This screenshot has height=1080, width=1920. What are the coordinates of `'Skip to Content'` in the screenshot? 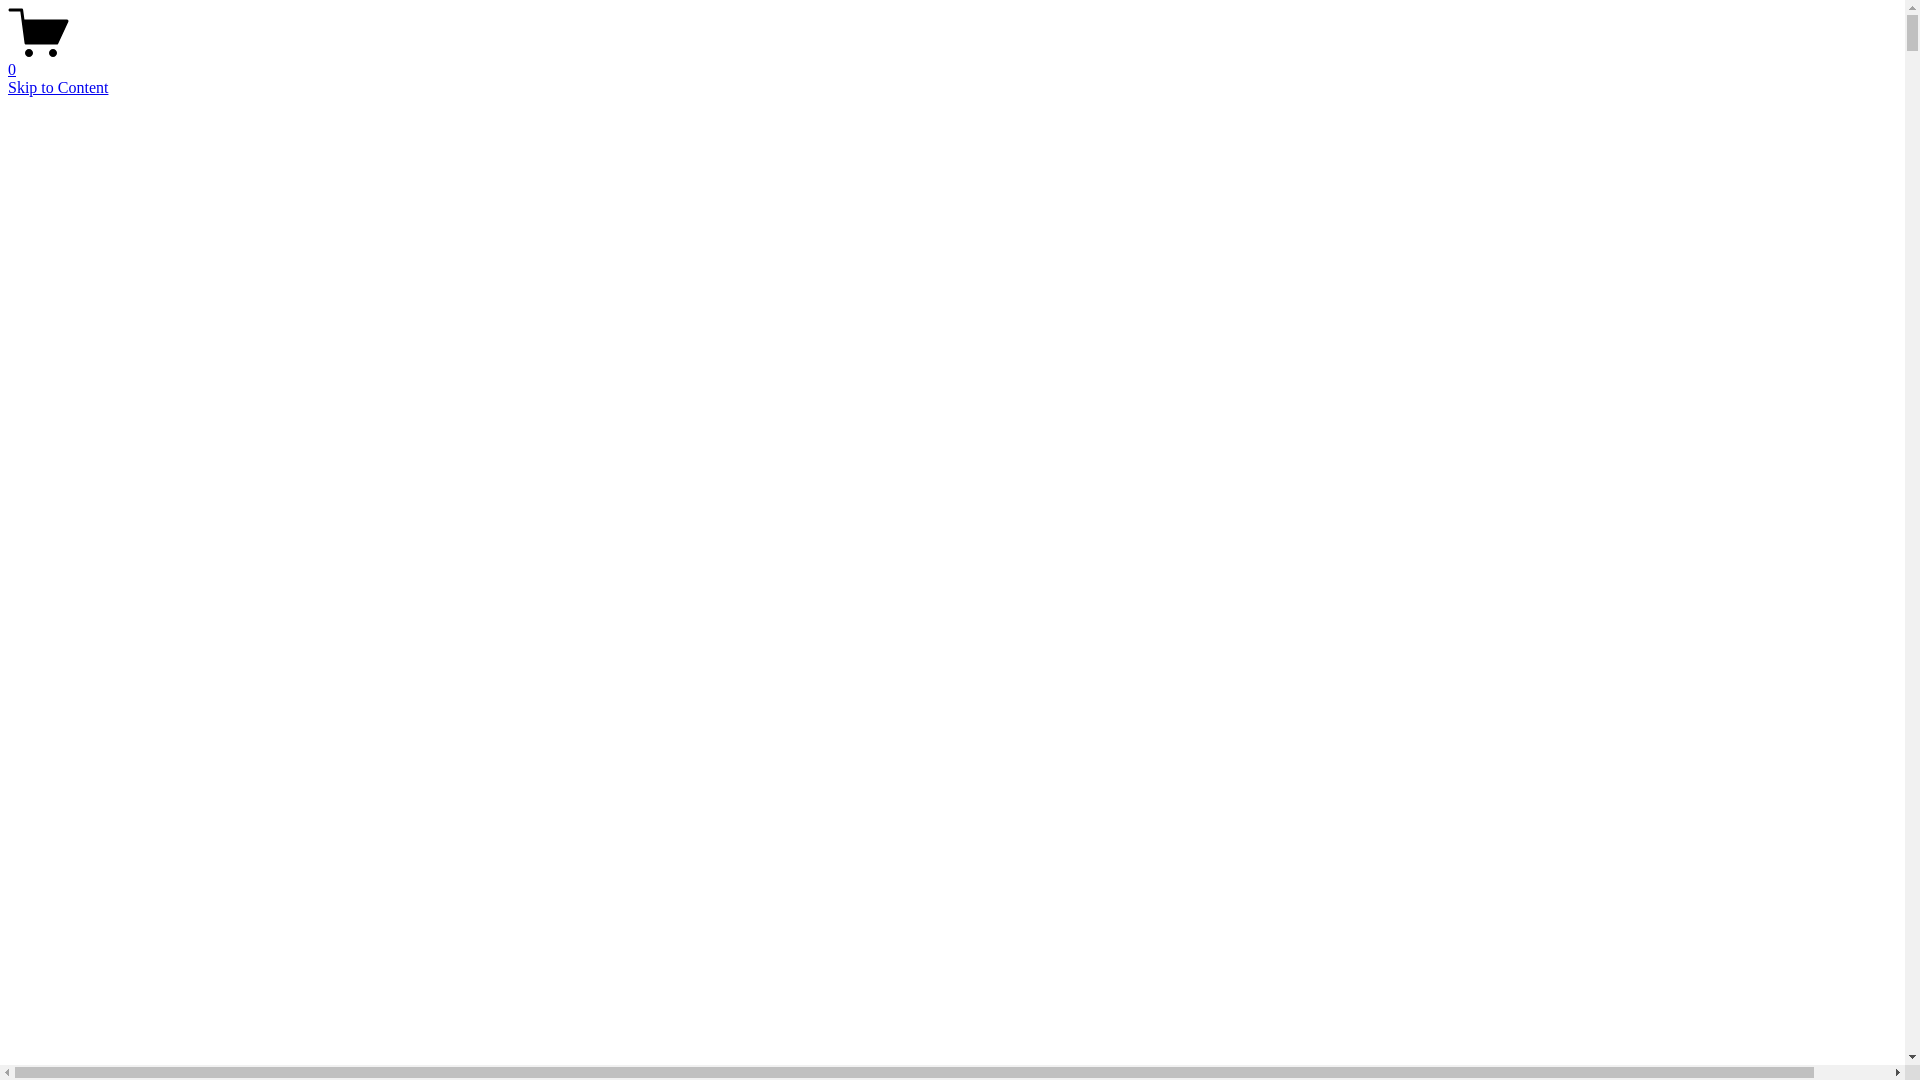 It's located at (57, 86).